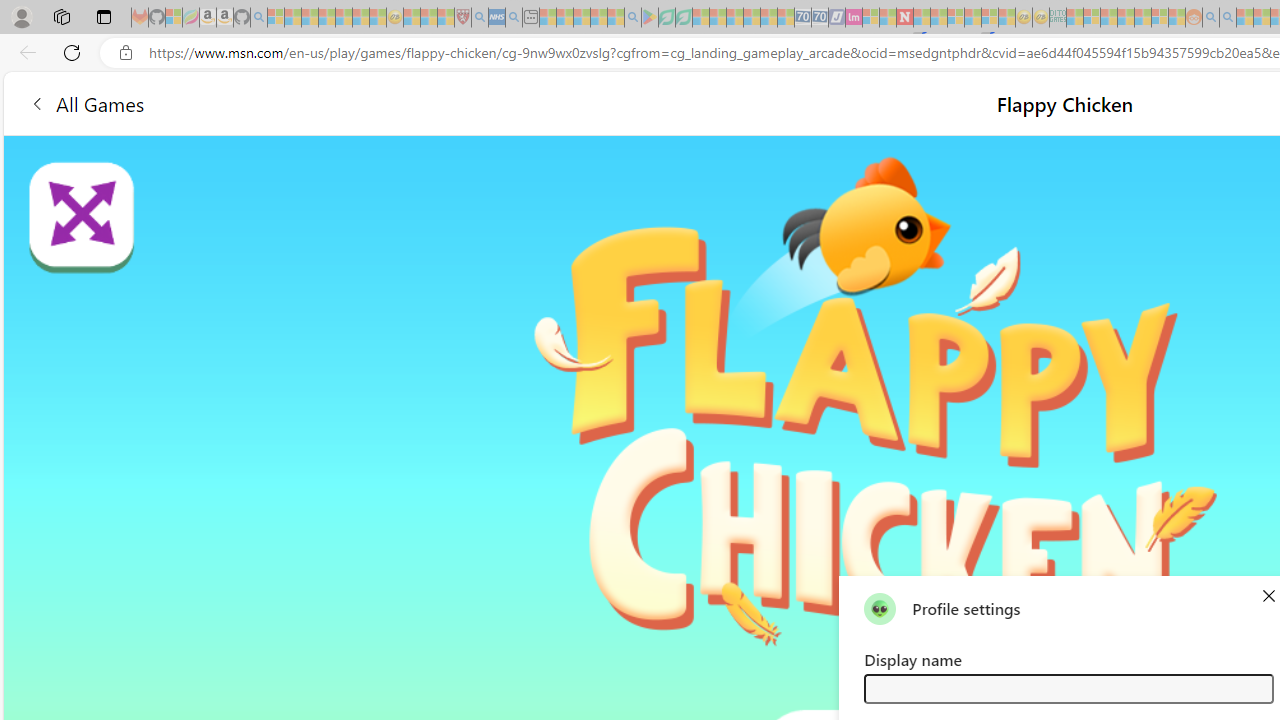 Image resolution: width=1280 pixels, height=720 pixels. Describe the element at coordinates (666, 17) in the screenshot. I see `'Terms of Use Agreement - Sleeping'` at that location.